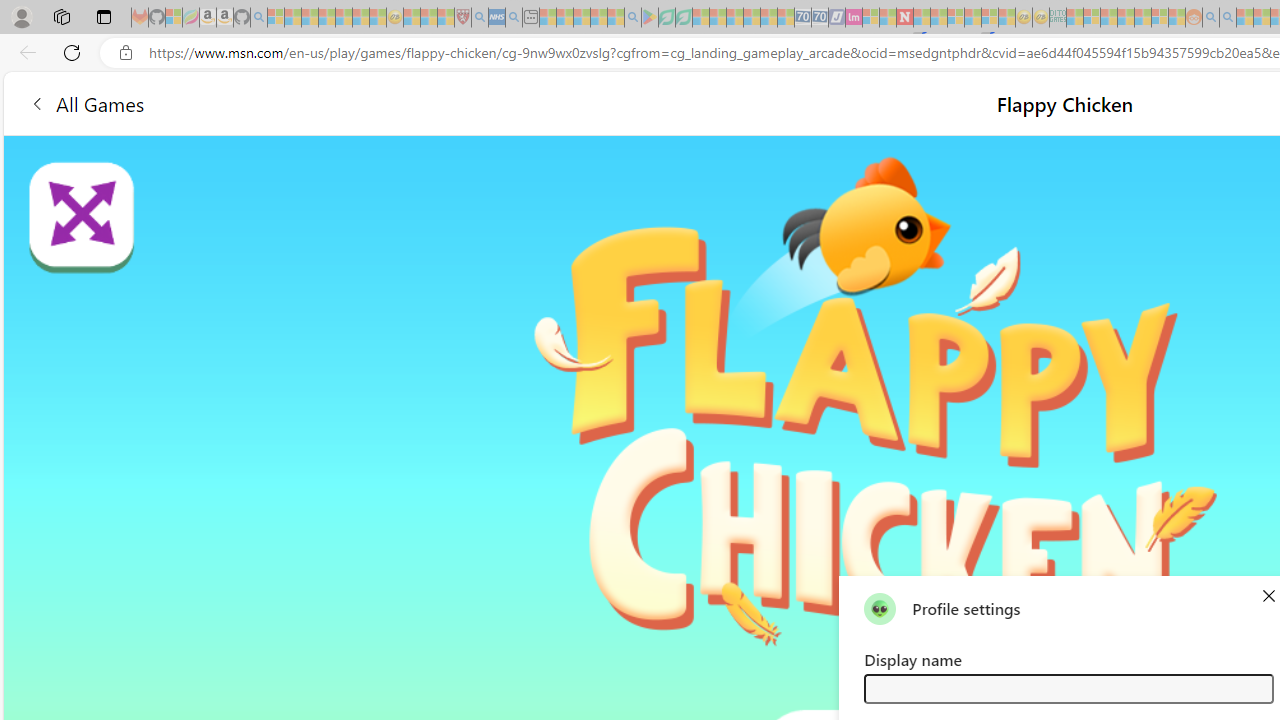 Image resolution: width=1280 pixels, height=720 pixels. Describe the element at coordinates (666, 17) in the screenshot. I see `'Terms of Use Agreement - Sleeping'` at that location.